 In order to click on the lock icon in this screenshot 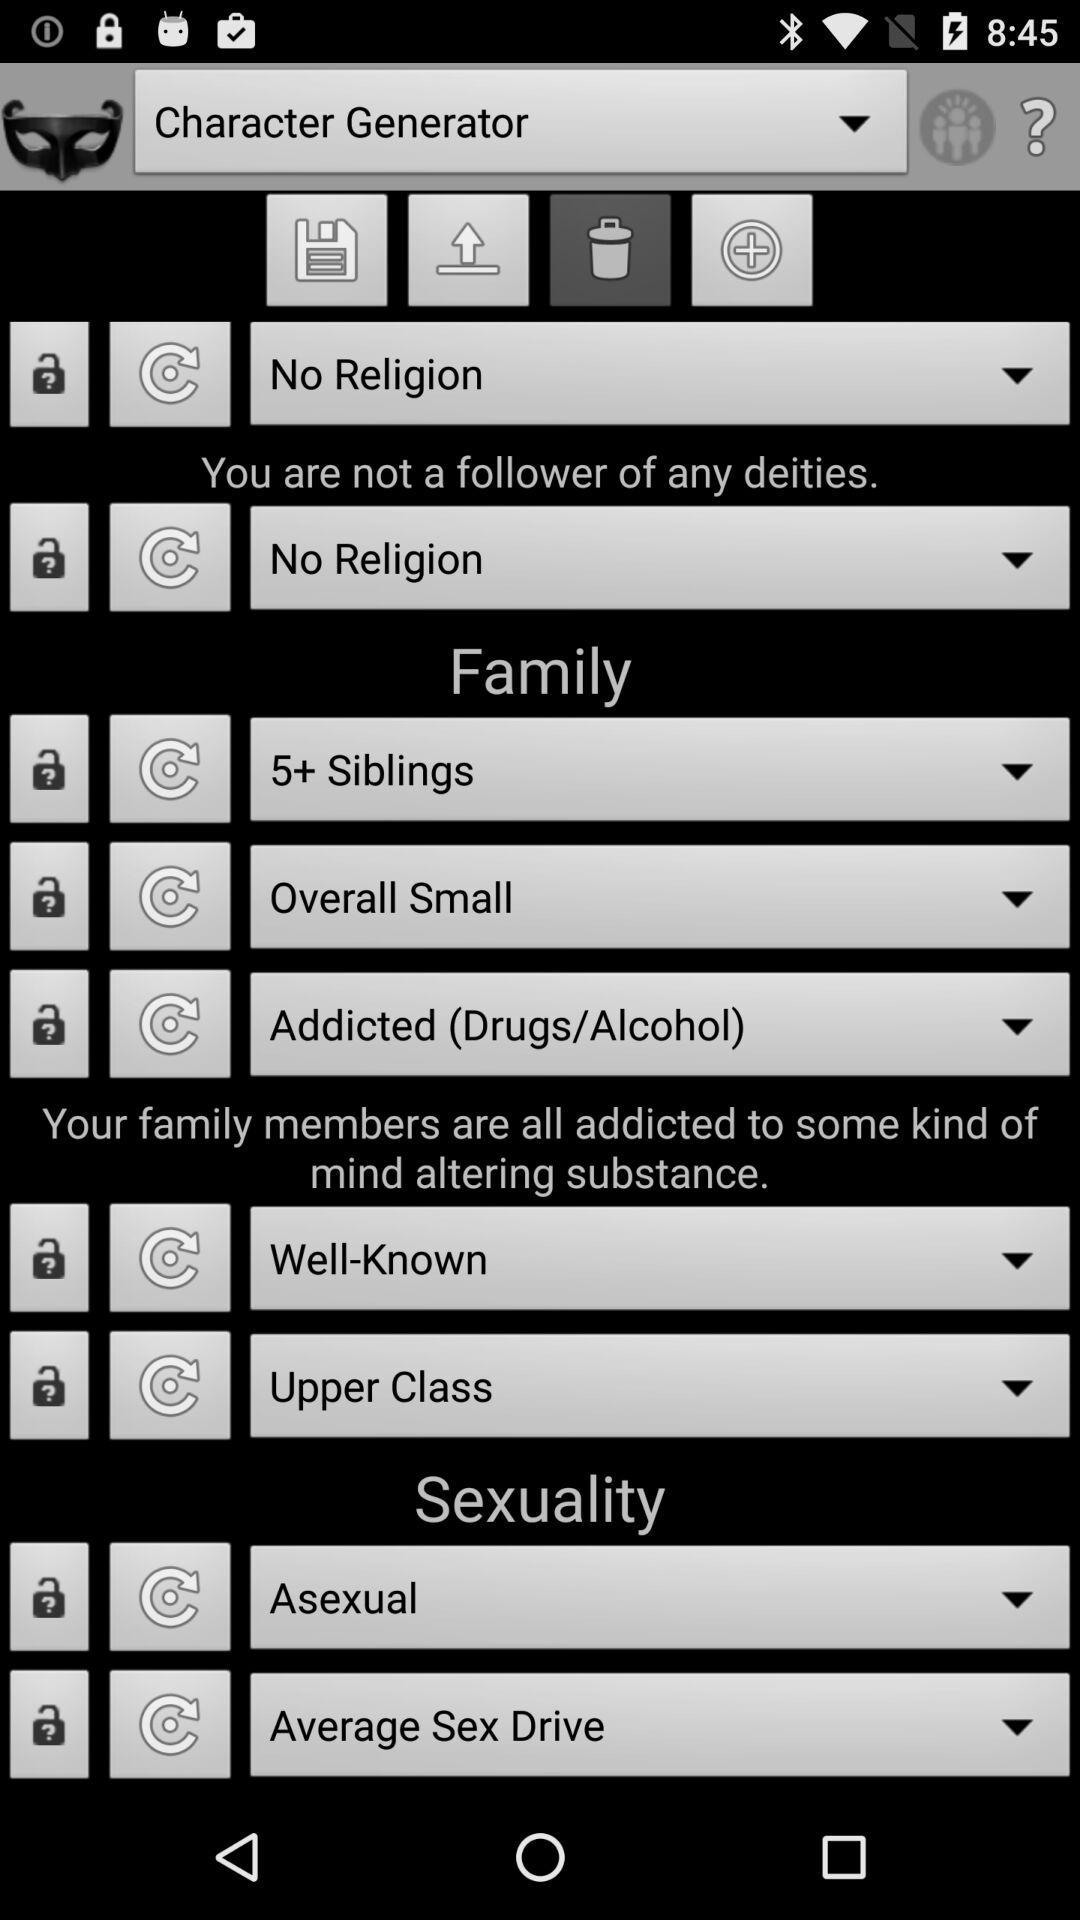, I will do `click(48, 965)`.